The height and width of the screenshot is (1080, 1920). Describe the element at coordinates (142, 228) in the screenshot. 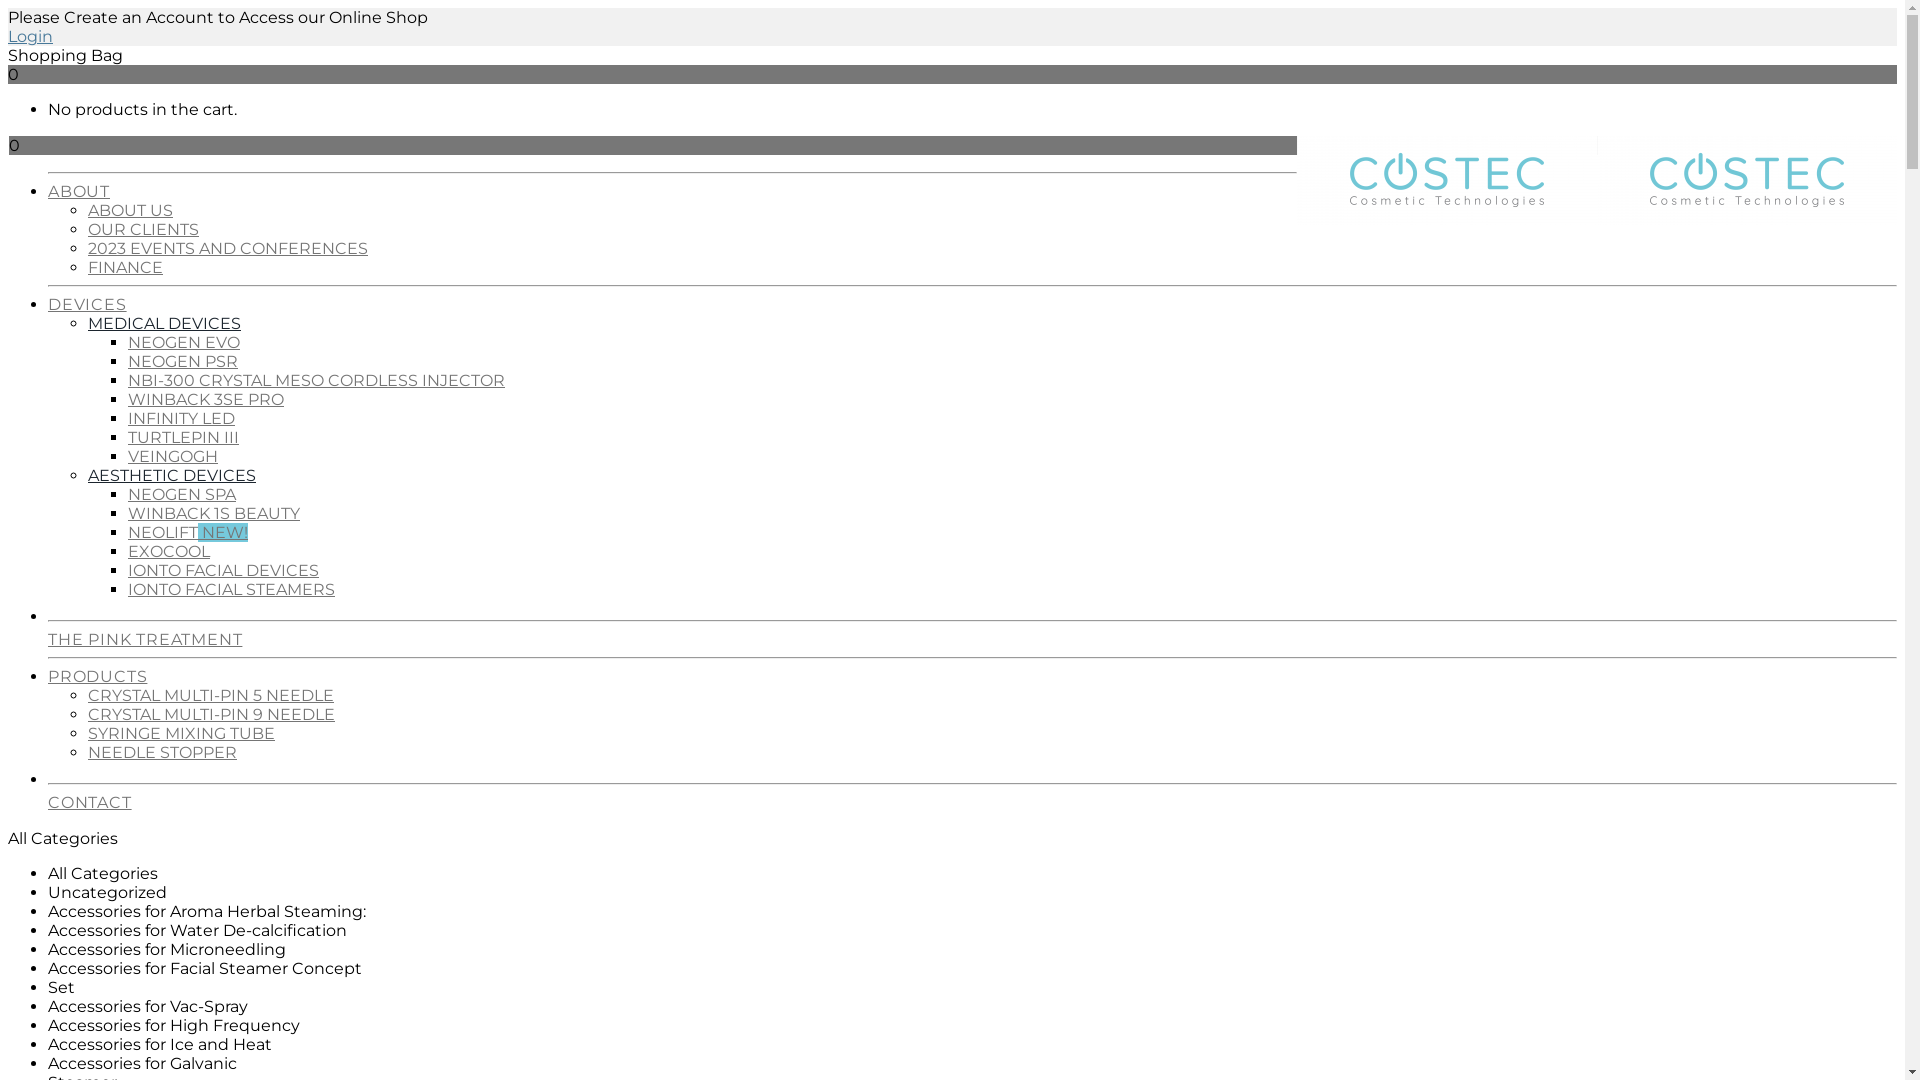

I see `'OUR CLIENTS'` at that location.